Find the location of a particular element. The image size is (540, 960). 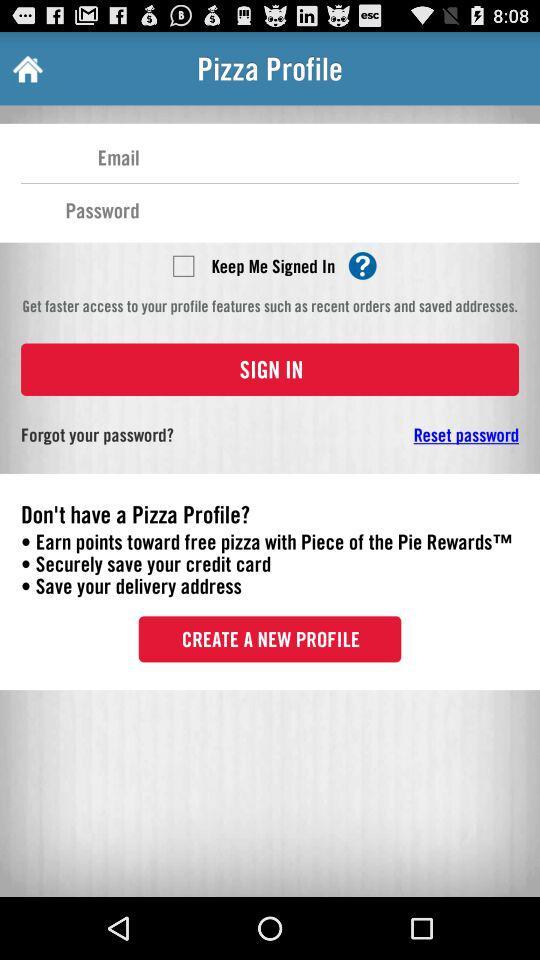

the app above the email is located at coordinates (25, 68).